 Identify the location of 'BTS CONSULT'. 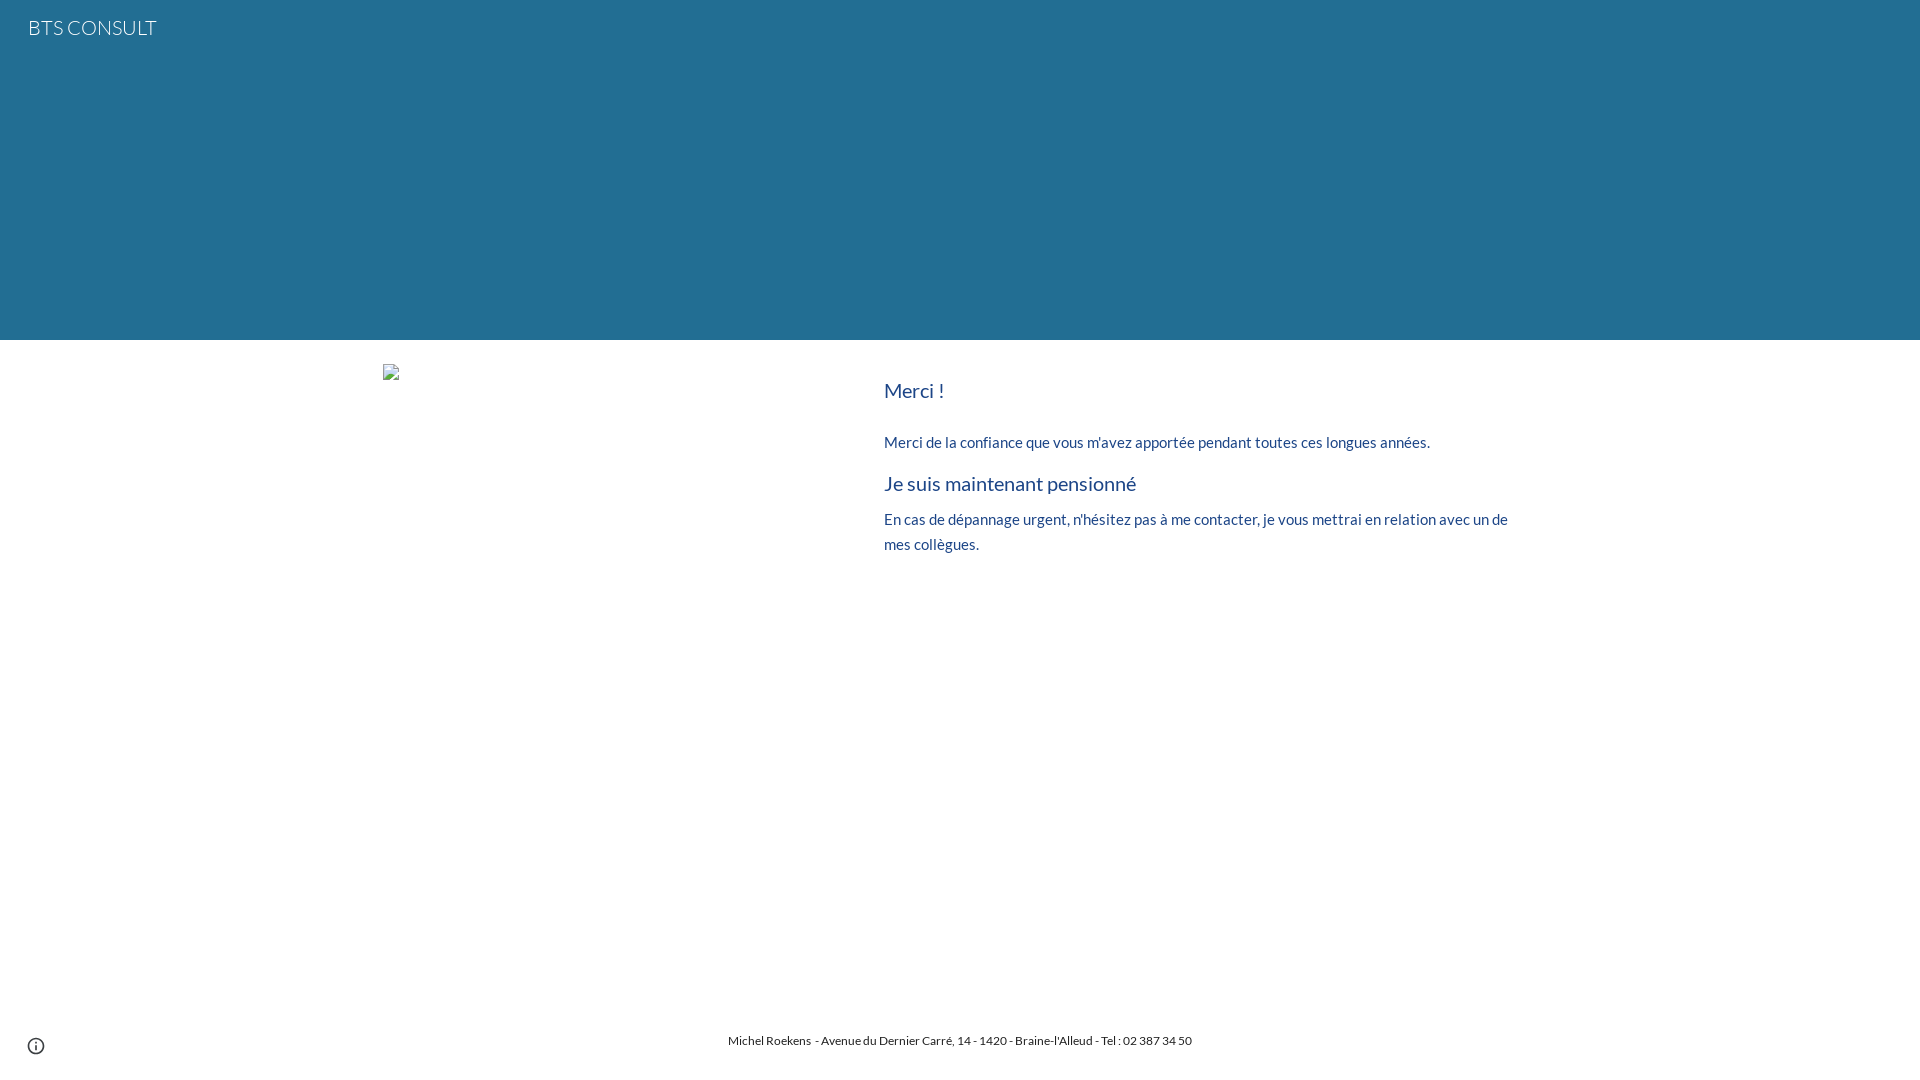
(91, 25).